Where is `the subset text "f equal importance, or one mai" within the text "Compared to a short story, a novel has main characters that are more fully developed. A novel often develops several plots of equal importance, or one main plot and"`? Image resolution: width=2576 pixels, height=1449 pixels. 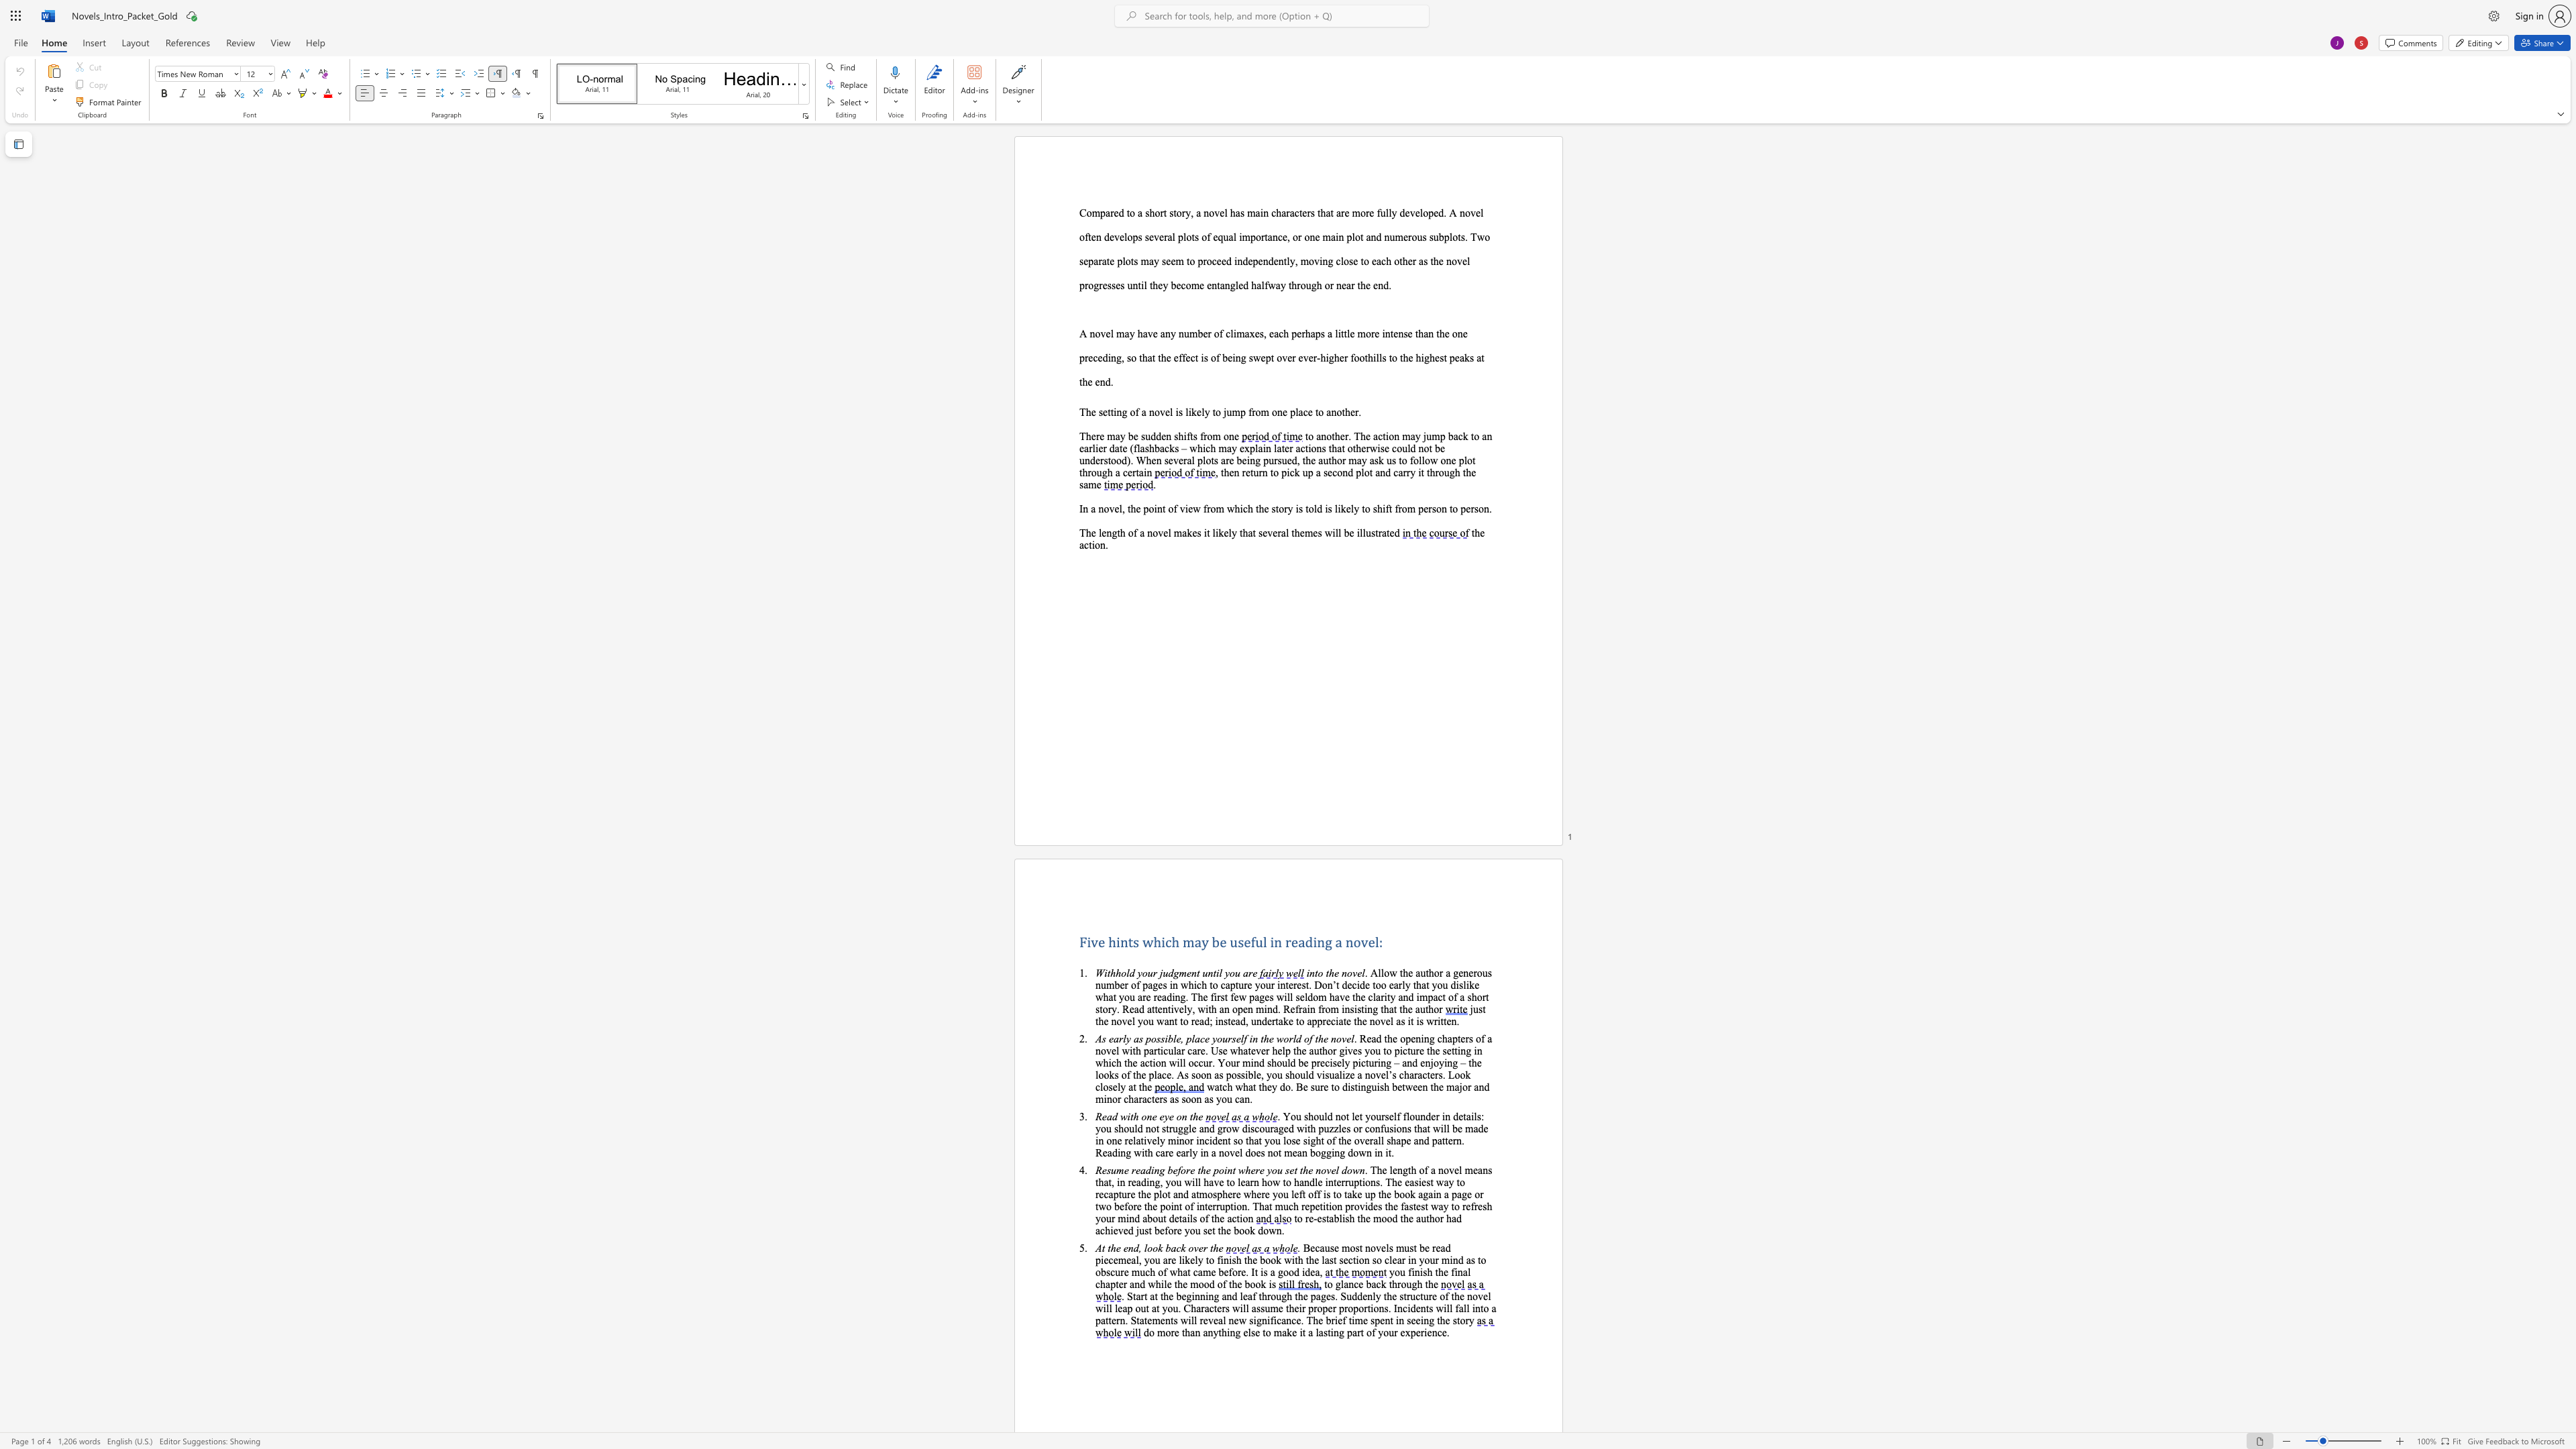
the subset text "f equal importance, or one mai" within the text "Compared to a short story, a novel has main characters that are more fully developed. A novel often develops several plots of equal importance, or one main plot and" is located at coordinates (1207, 235).